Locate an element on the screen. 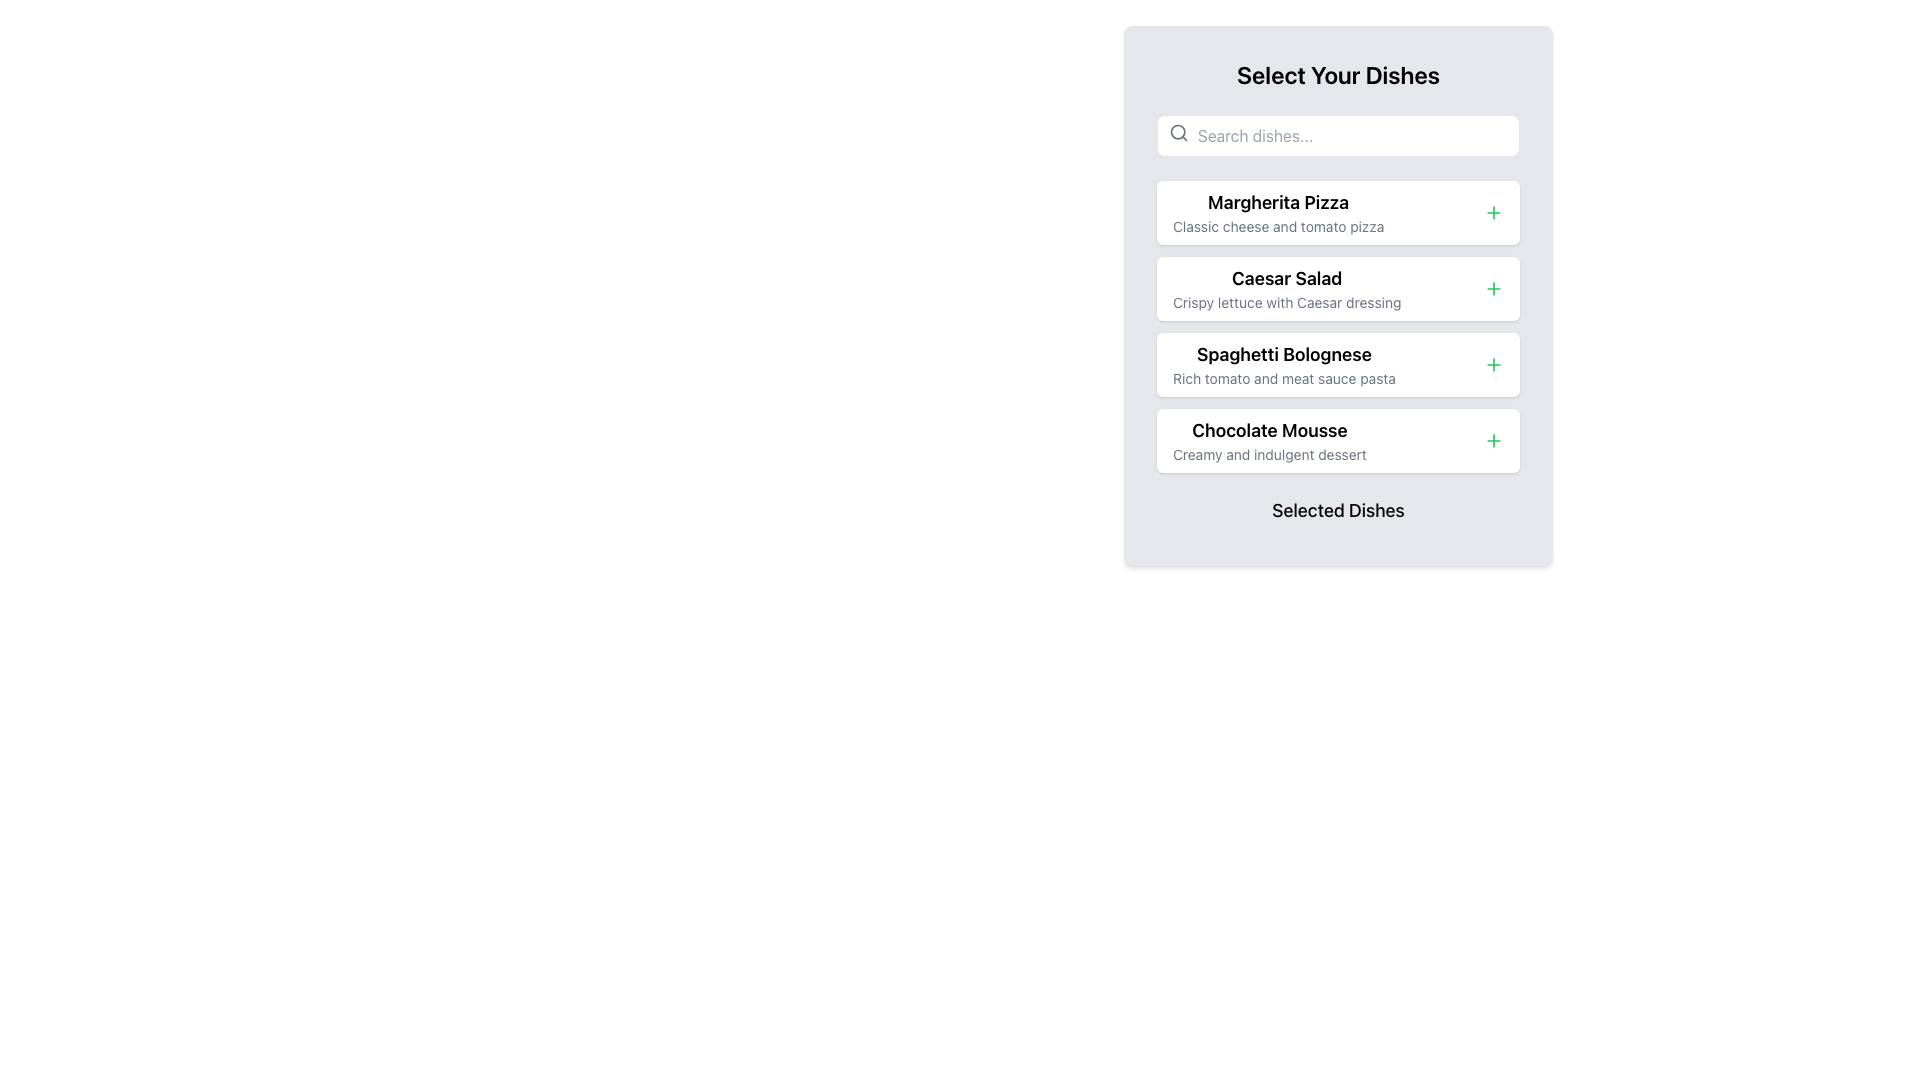  descriptive text label providing details about the dish 'Margherita Pizza', located below the main title of the dish in the UI panel is located at coordinates (1277, 226).